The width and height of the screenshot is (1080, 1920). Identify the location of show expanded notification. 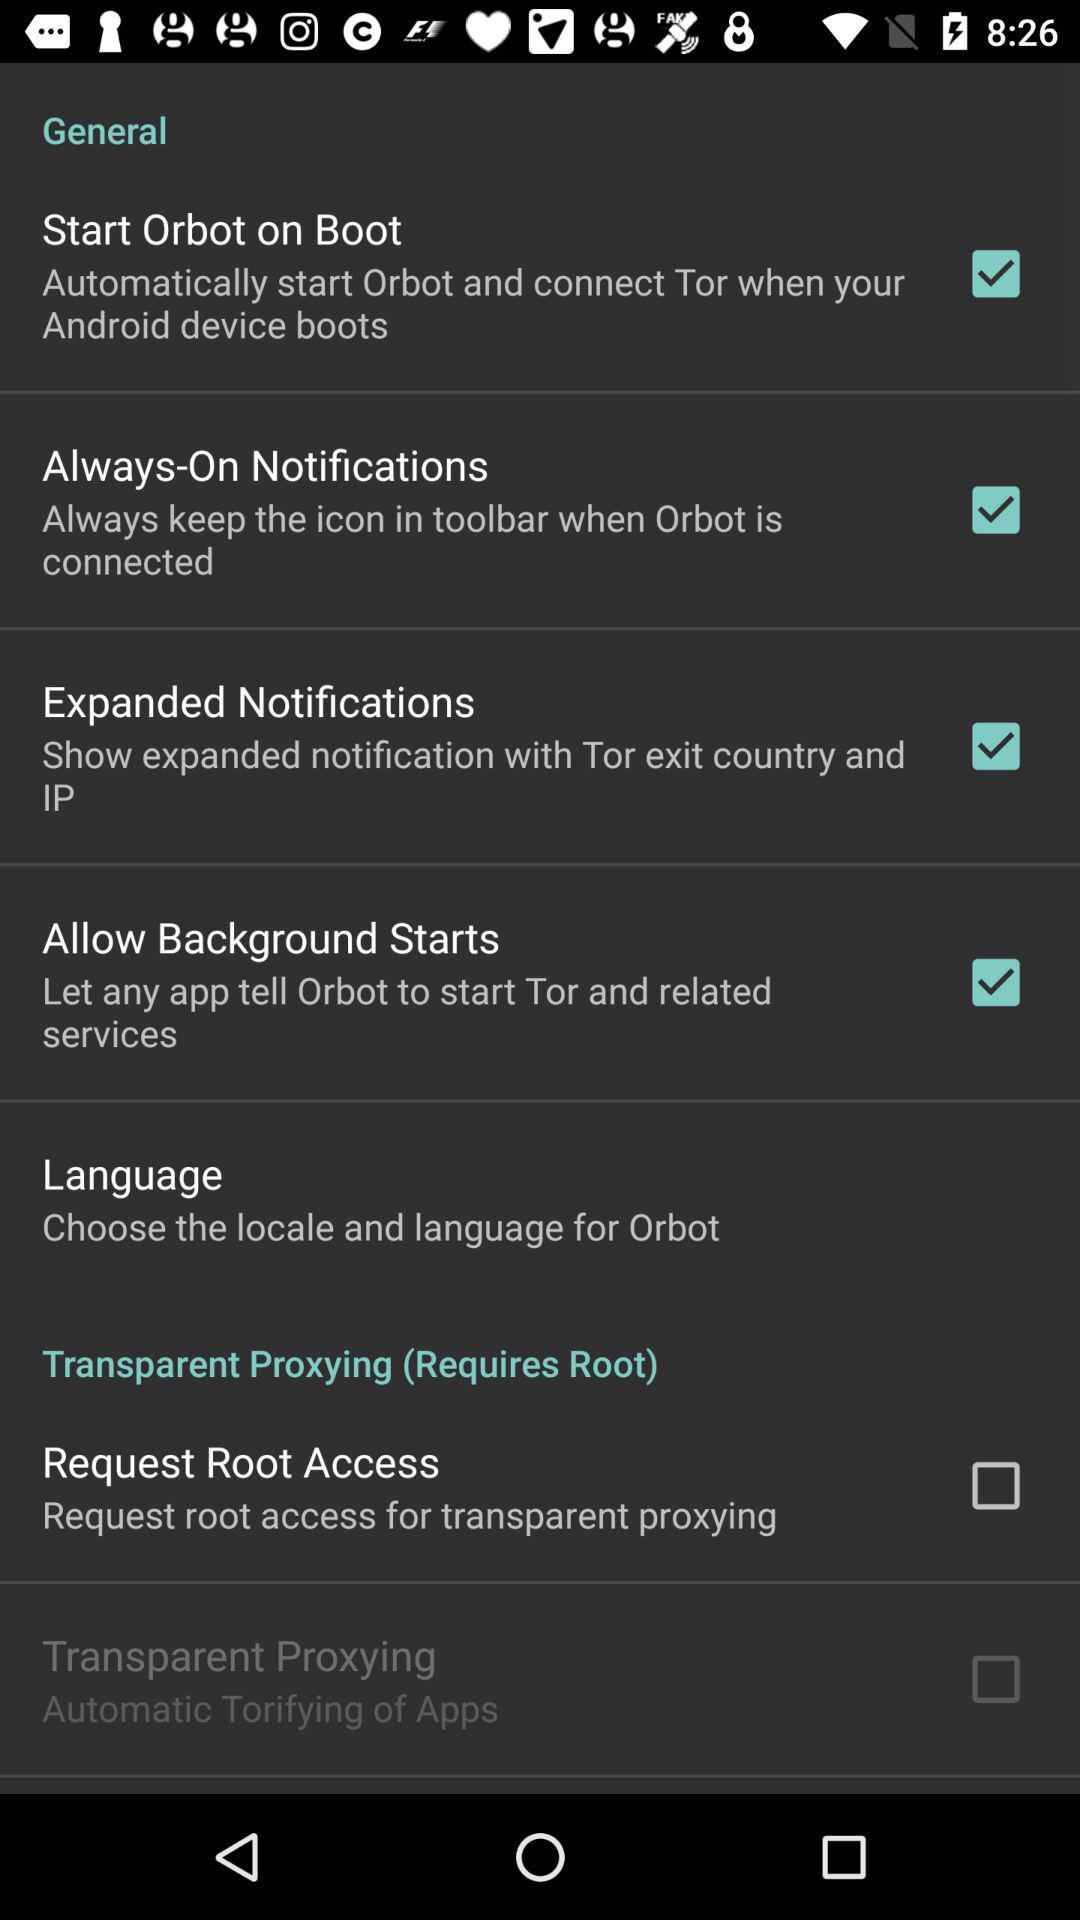
(477, 774).